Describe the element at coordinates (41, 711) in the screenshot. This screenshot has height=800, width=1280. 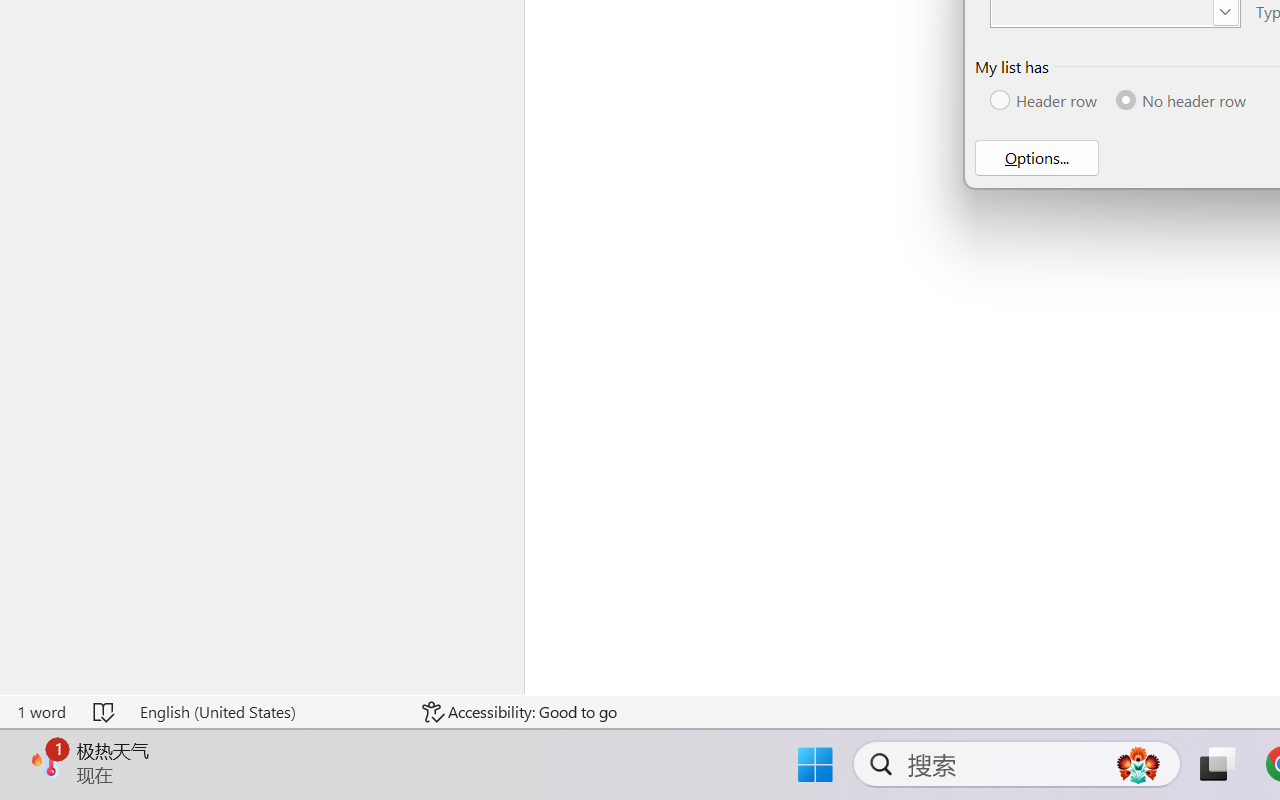
I see `'Word Count 1 word'` at that location.